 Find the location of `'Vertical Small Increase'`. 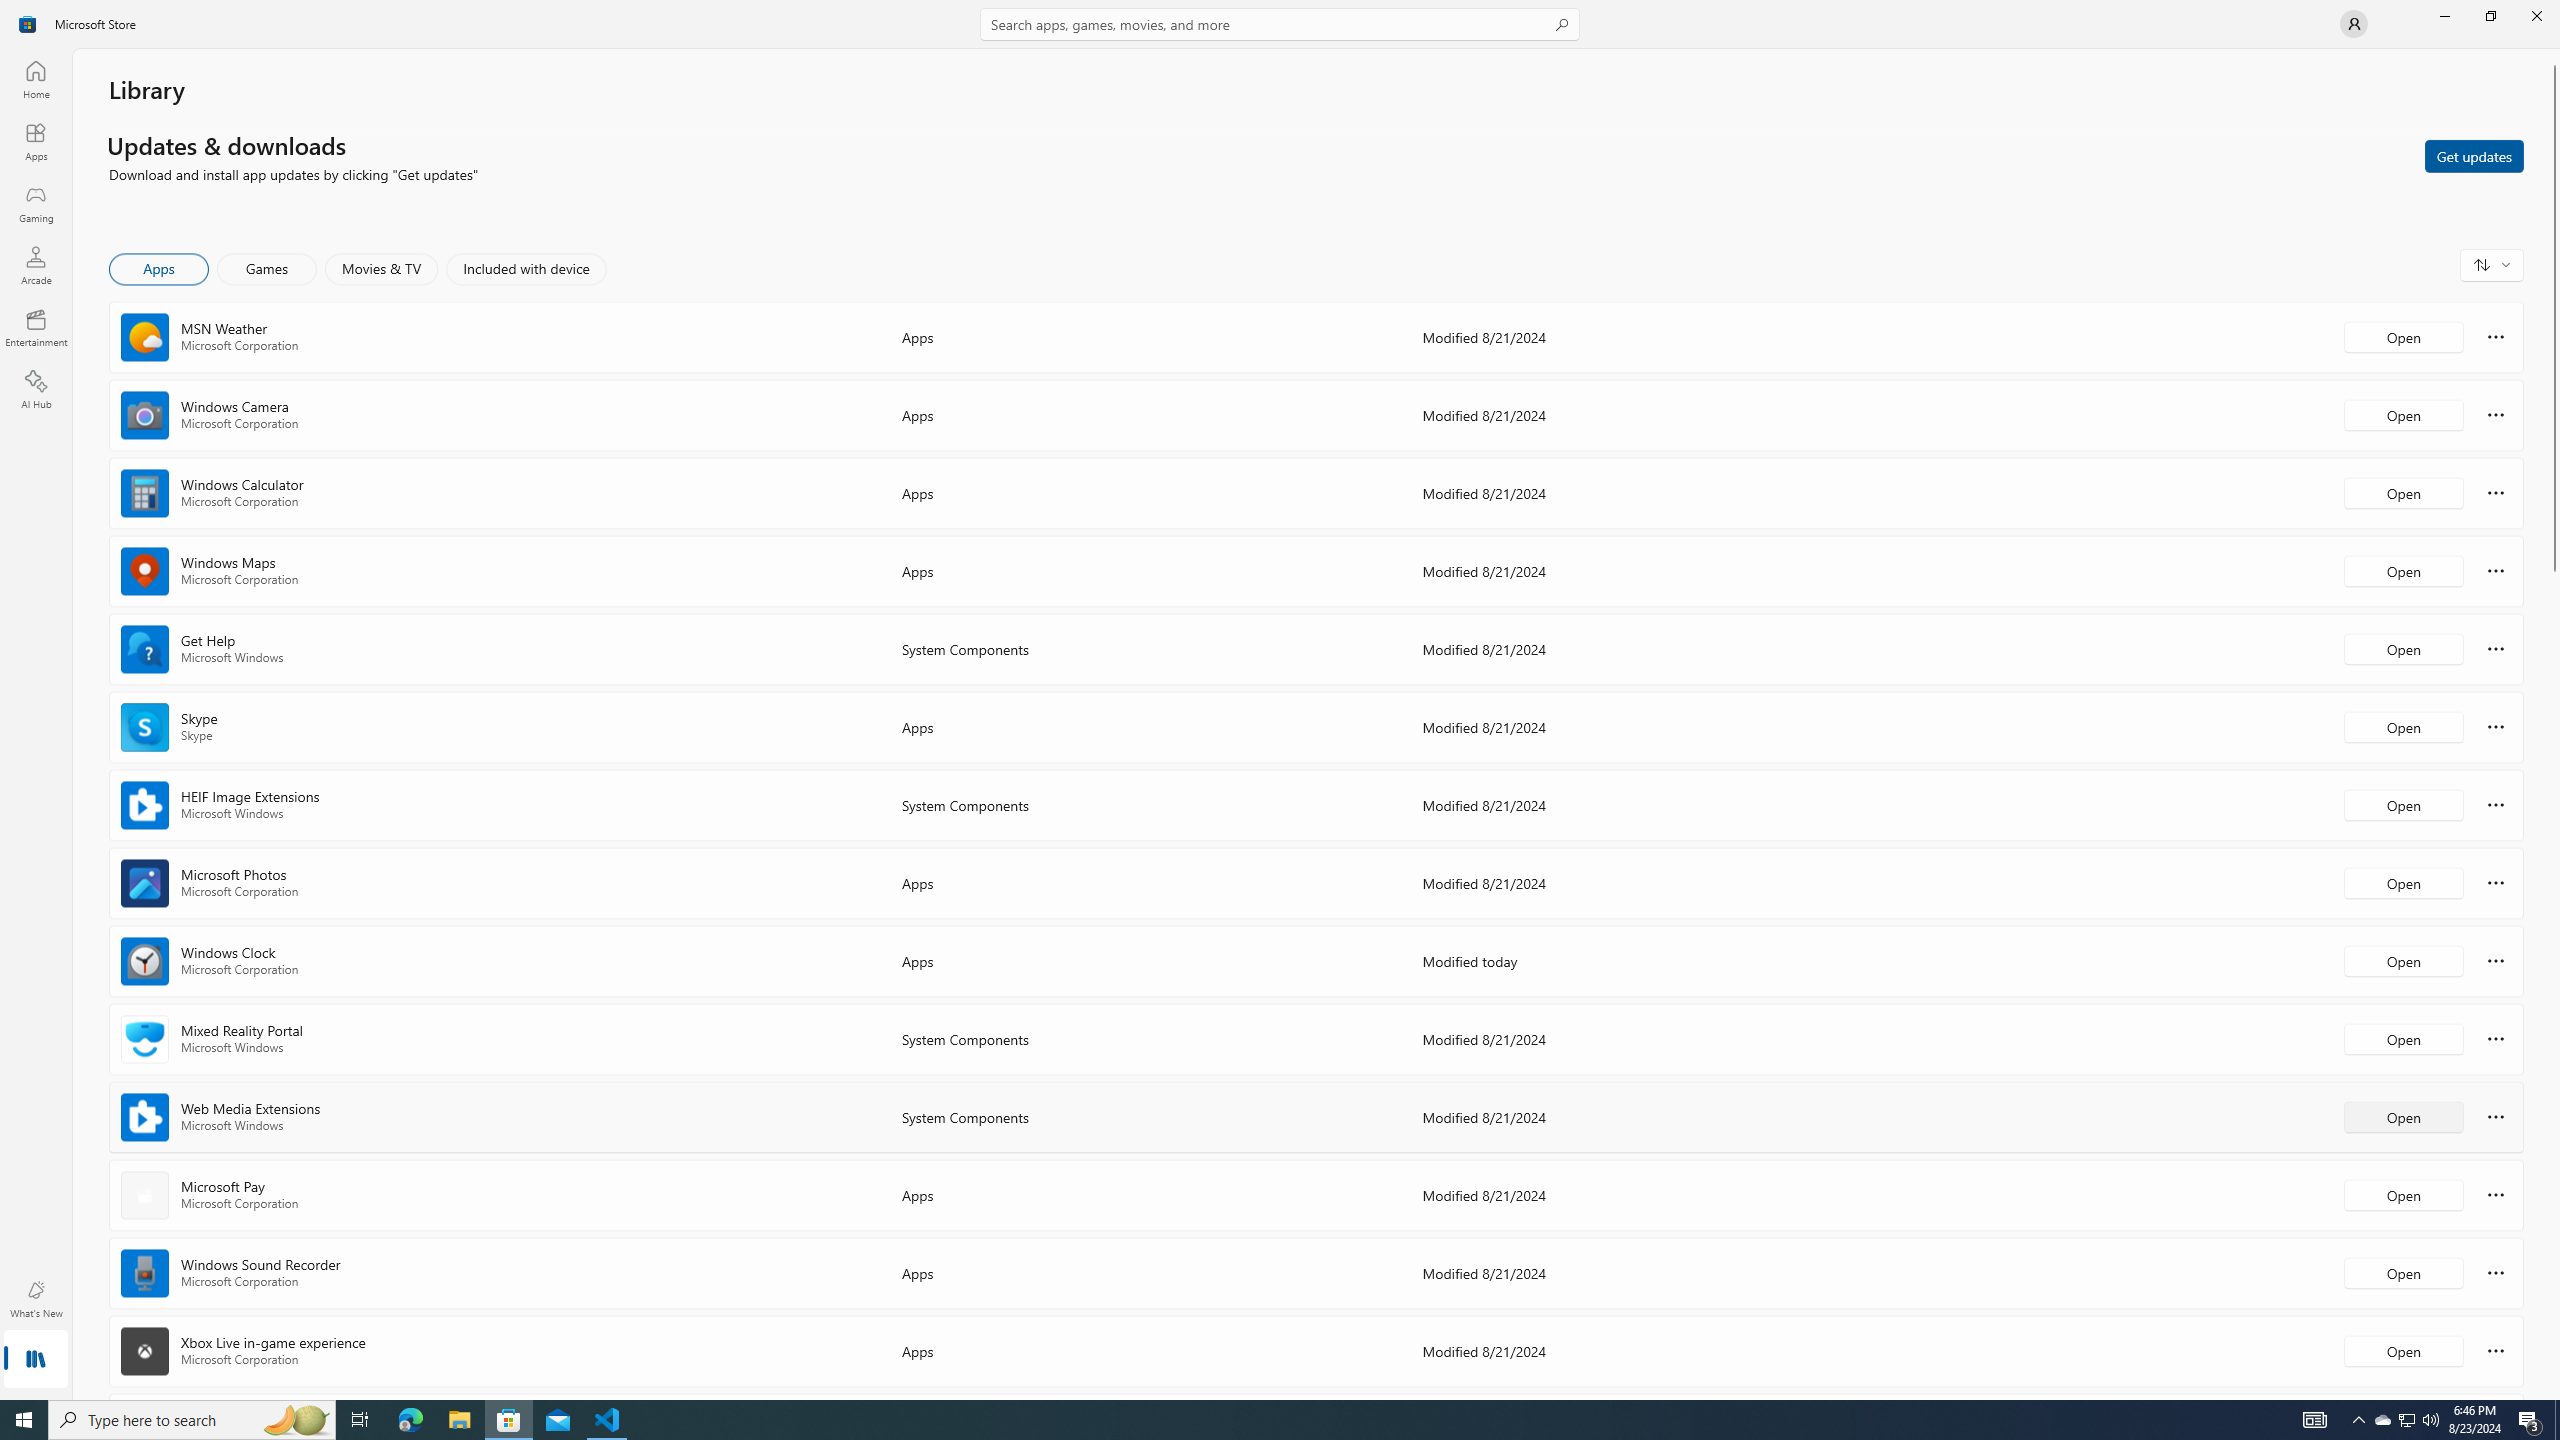

'Vertical Small Increase' is located at coordinates (2552, 1393).